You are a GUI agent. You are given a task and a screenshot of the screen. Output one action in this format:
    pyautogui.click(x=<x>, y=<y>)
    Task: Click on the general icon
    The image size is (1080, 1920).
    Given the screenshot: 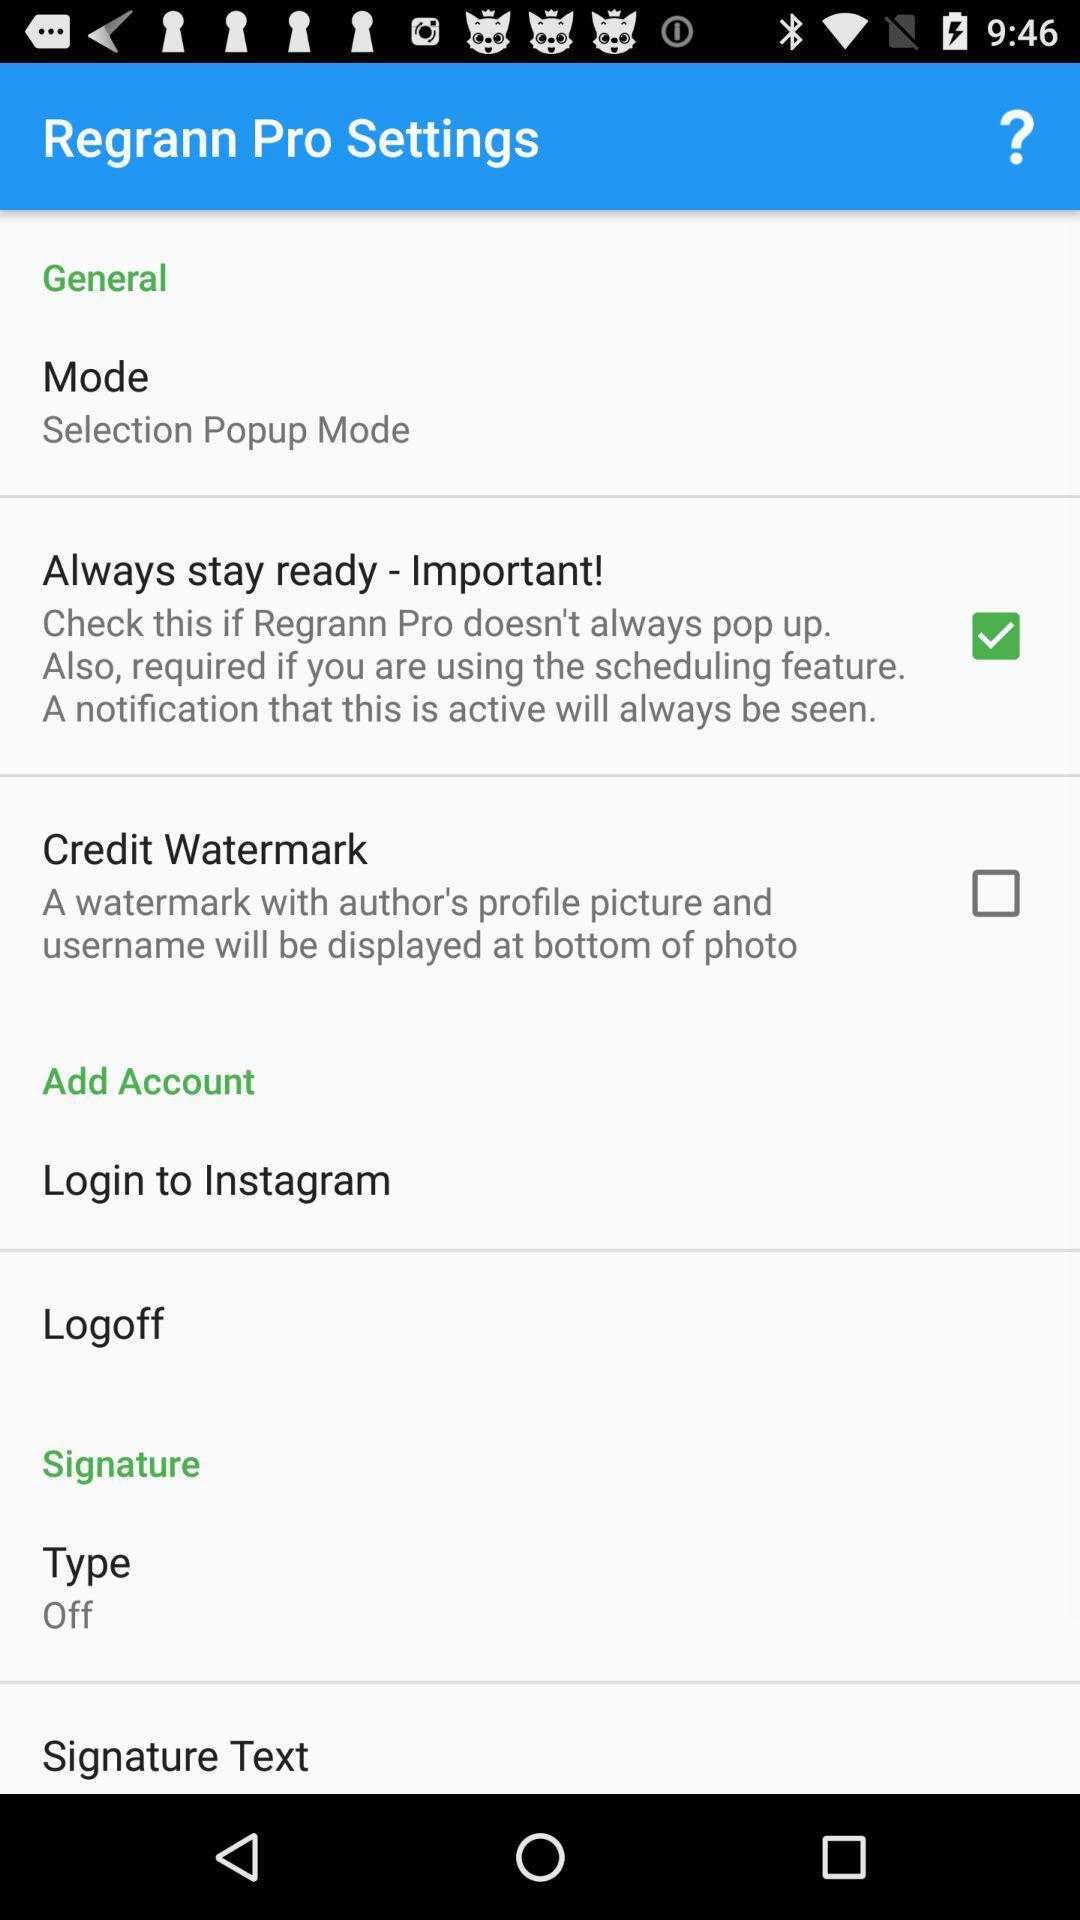 What is the action you would take?
    pyautogui.click(x=540, y=254)
    